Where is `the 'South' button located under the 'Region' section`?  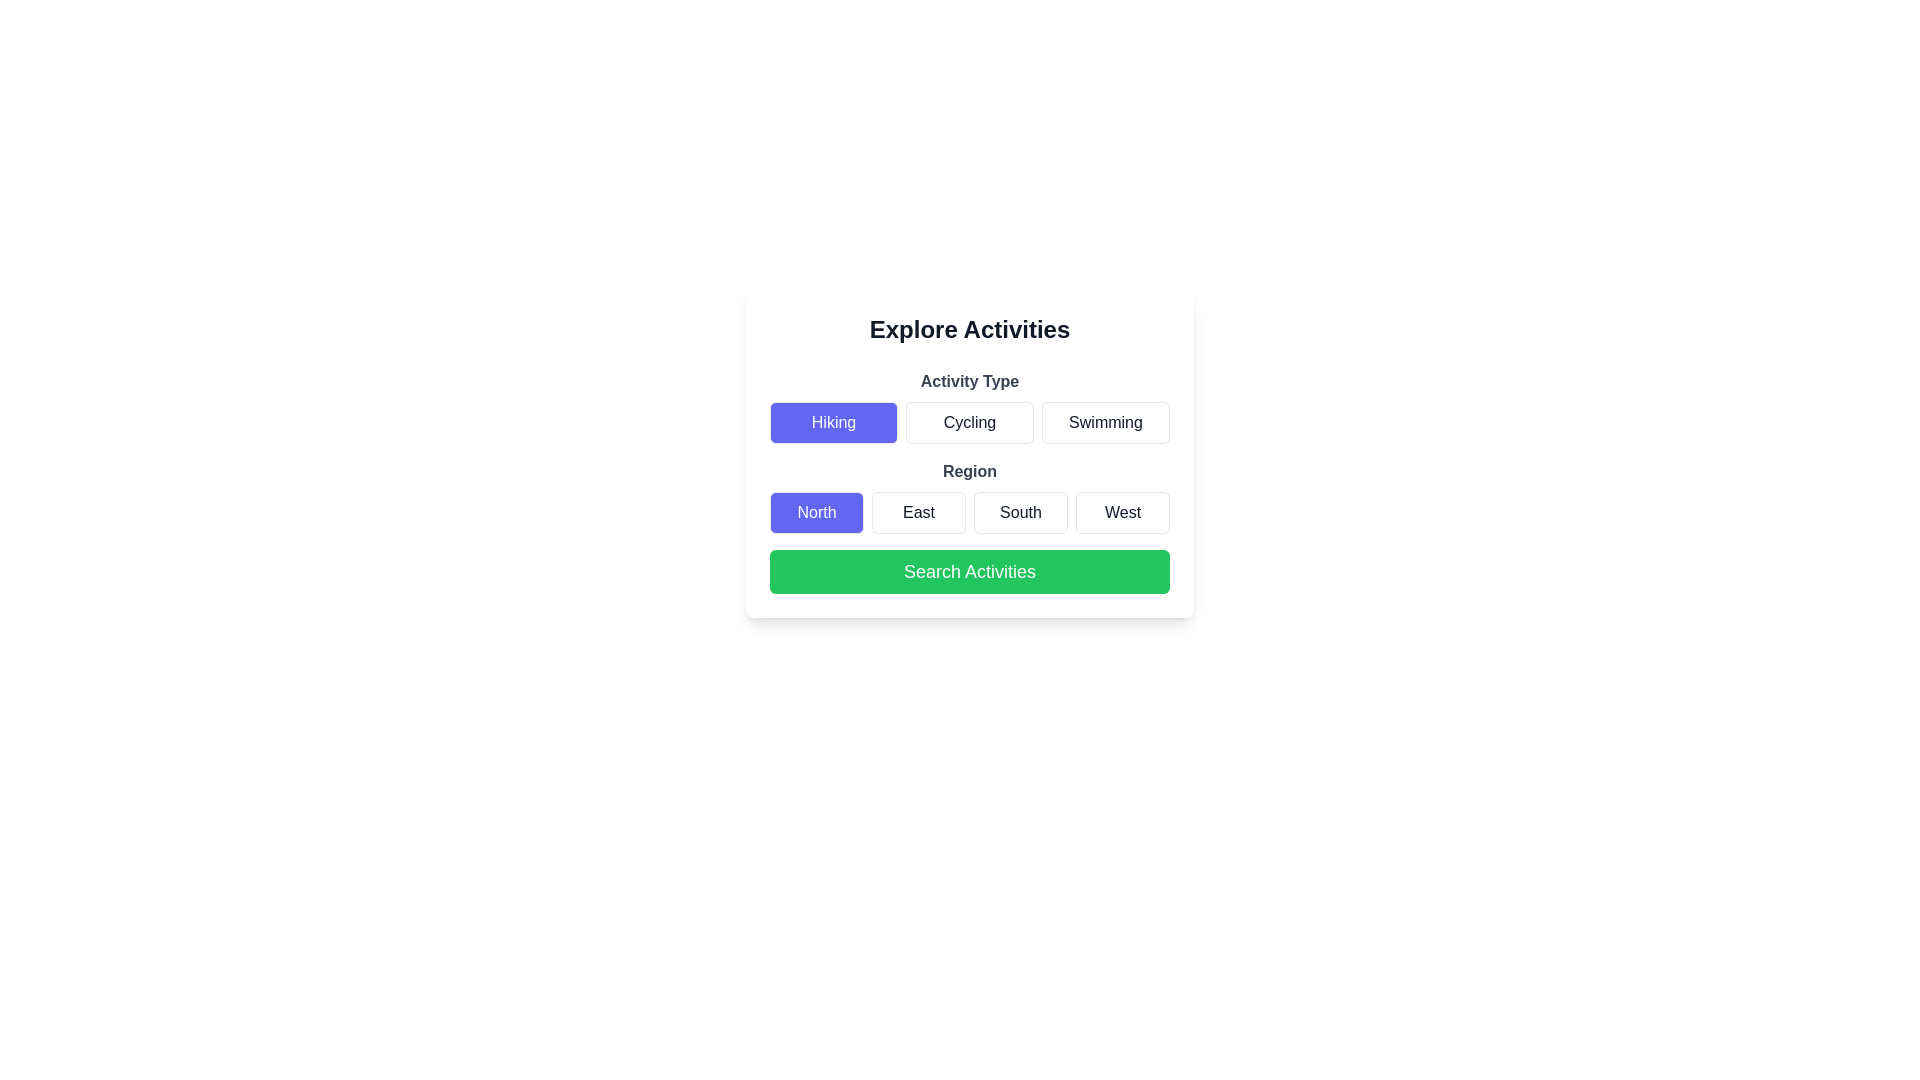 the 'South' button located under the 'Region' section is located at coordinates (1021, 512).